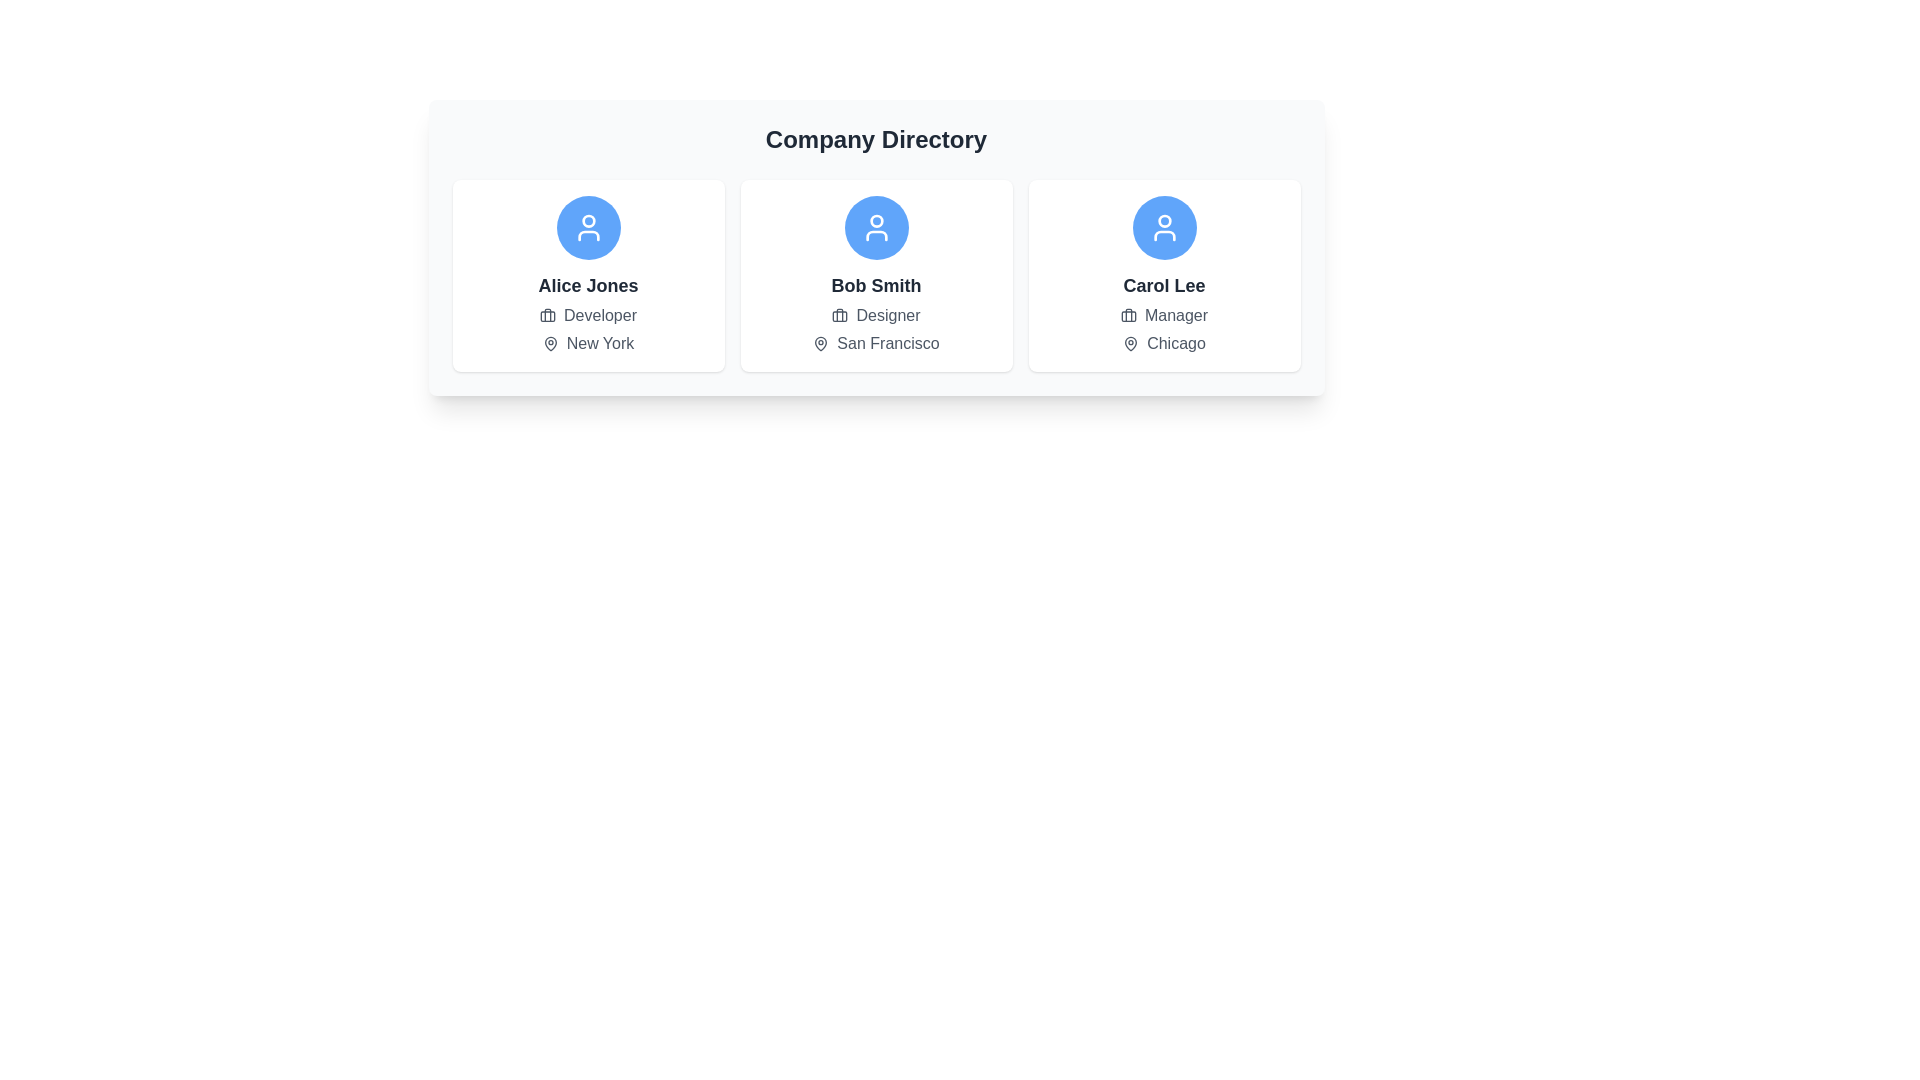  Describe the element at coordinates (821, 342) in the screenshot. I see `the map pin icon representing San Francisco, located below the city name in the central card of a three-card layout` at that location.